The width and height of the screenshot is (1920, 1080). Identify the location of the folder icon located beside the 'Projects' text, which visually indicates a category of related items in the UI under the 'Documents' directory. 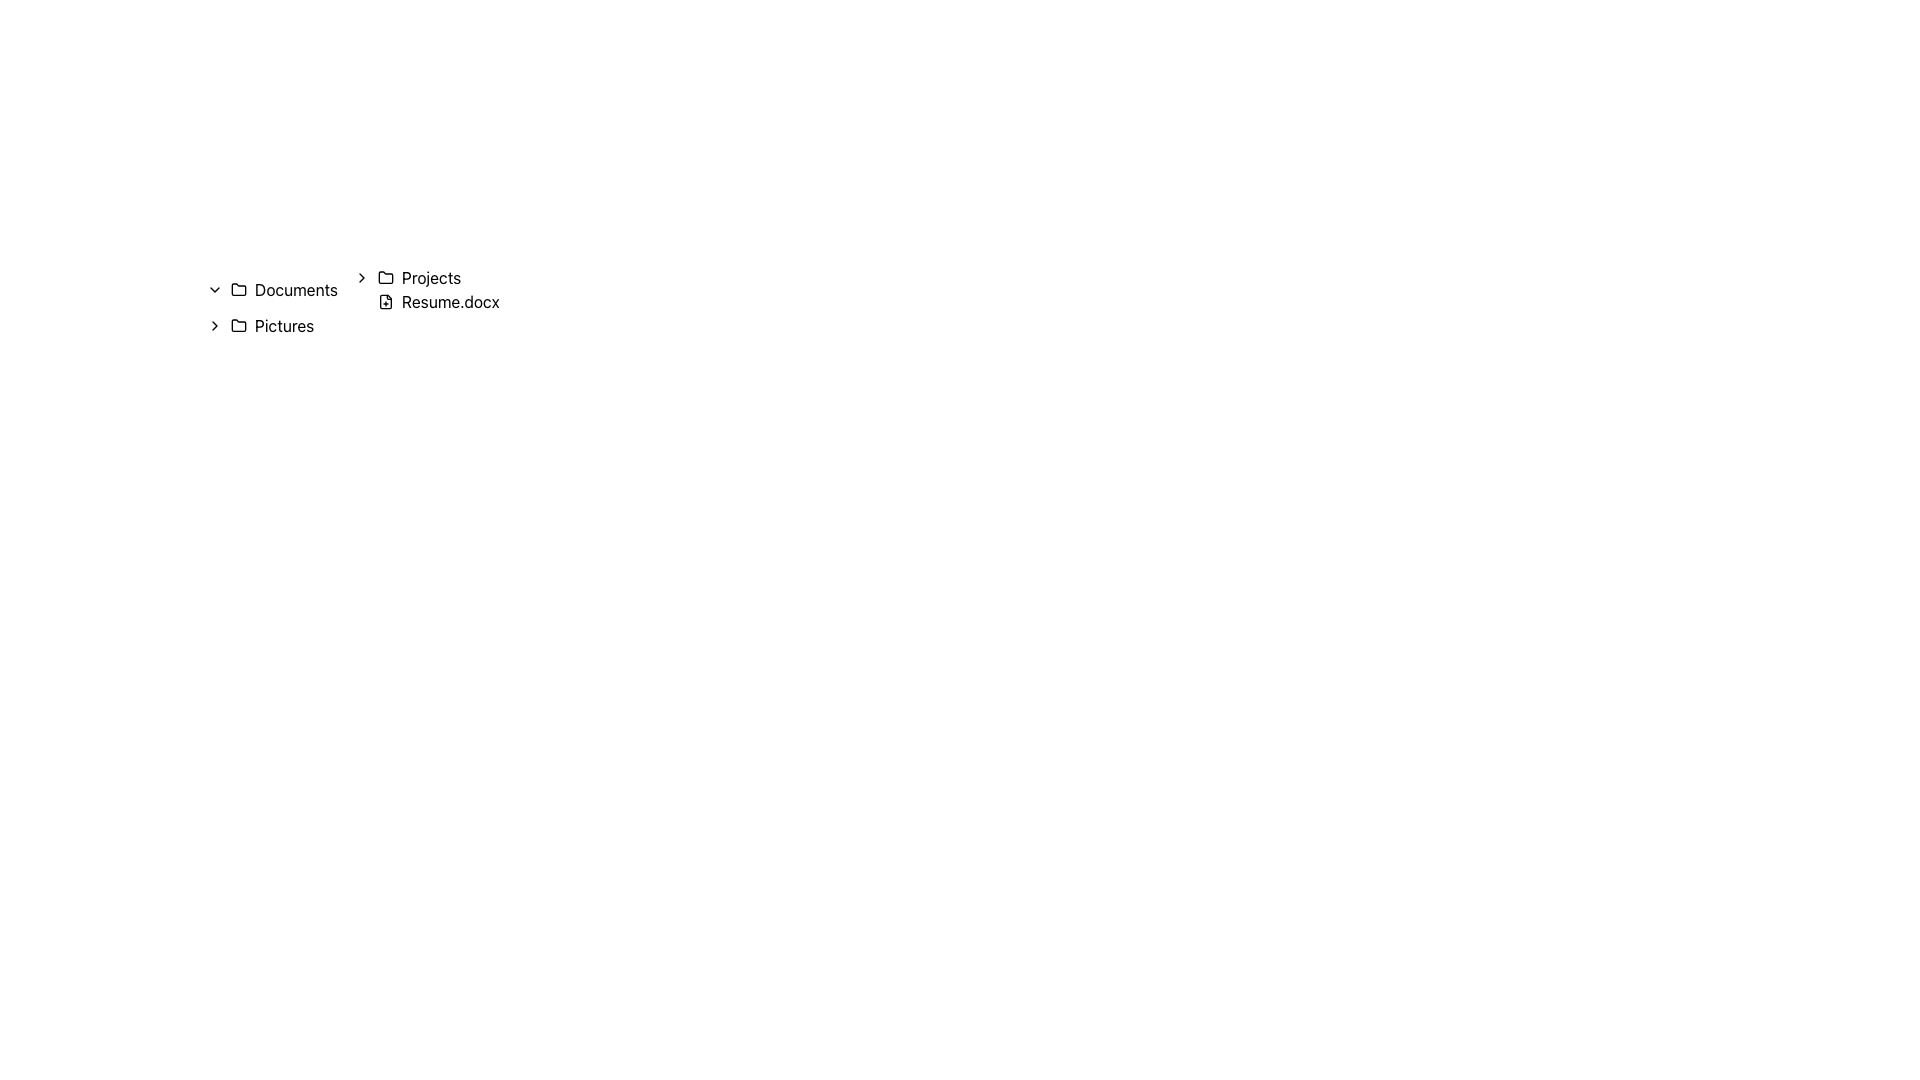
(385, 277).